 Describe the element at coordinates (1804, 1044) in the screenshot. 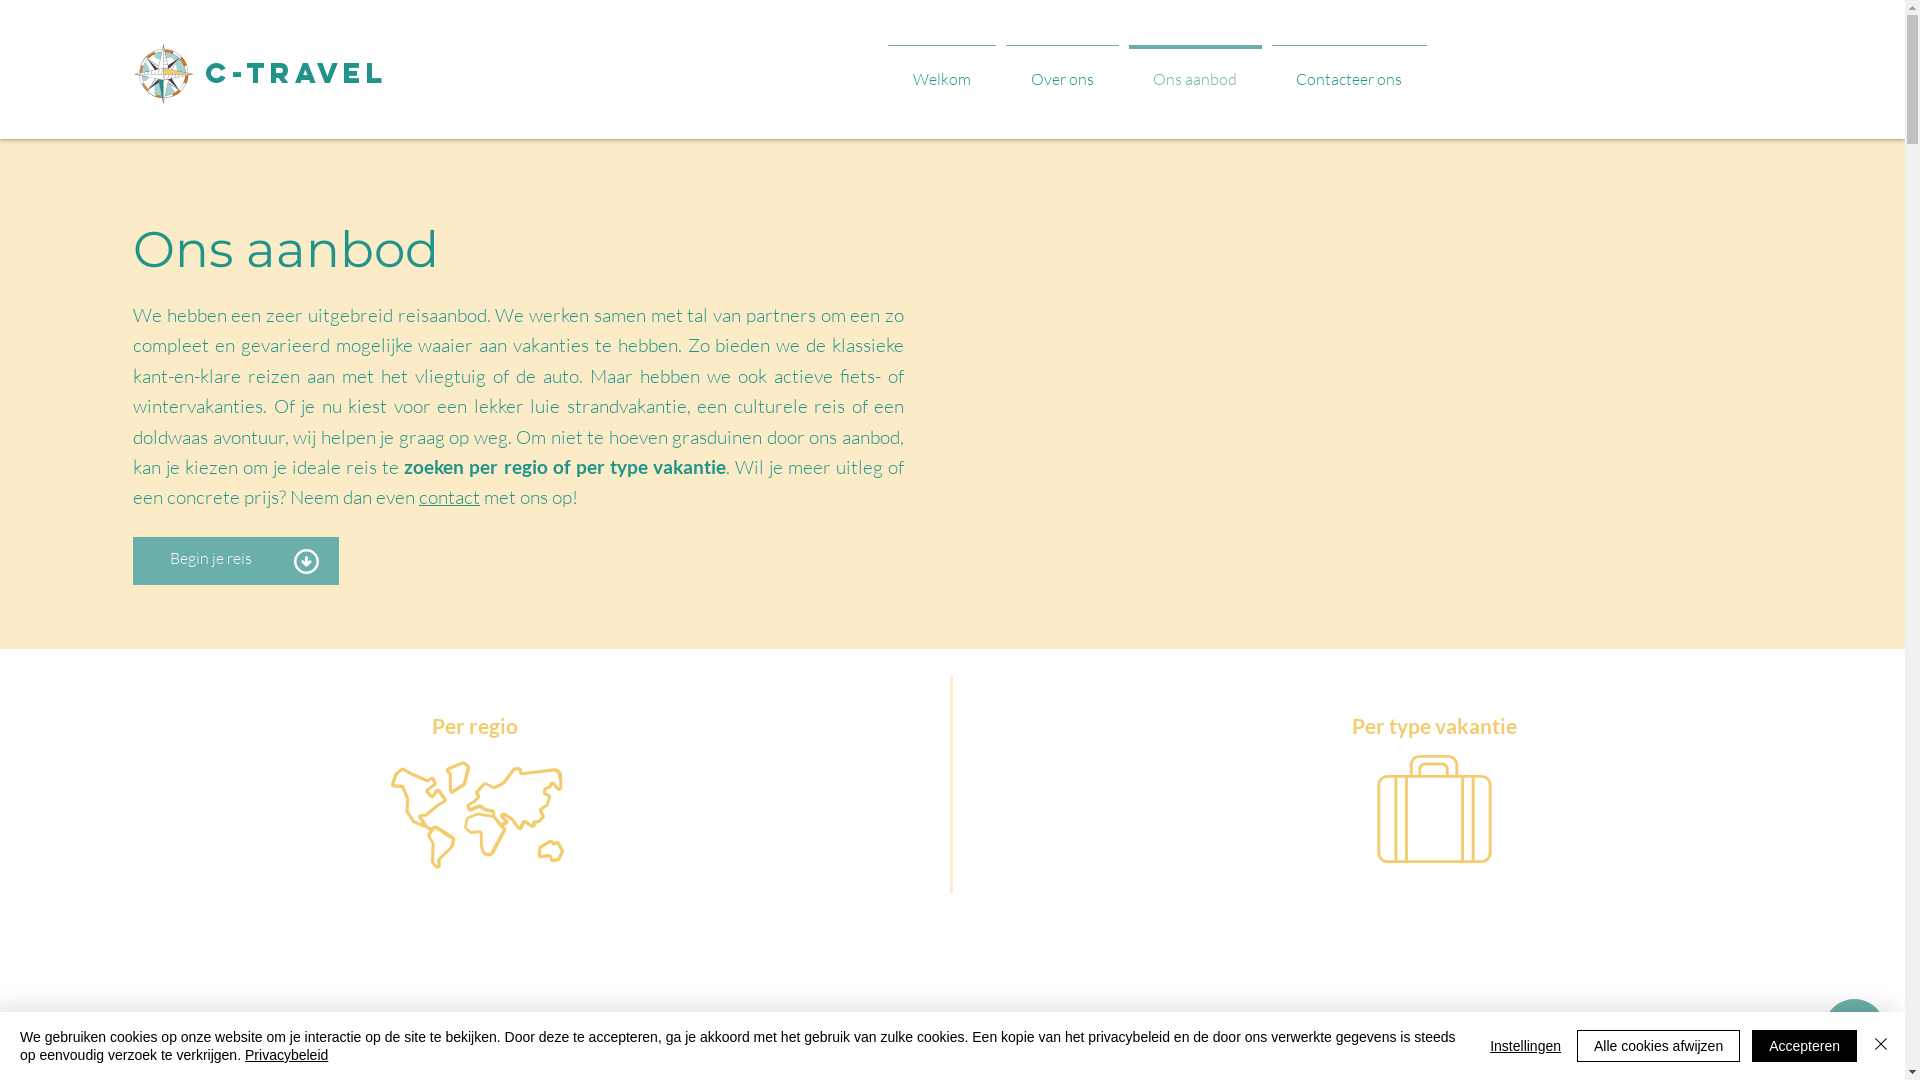

I see `'Accepteren'` at that location.